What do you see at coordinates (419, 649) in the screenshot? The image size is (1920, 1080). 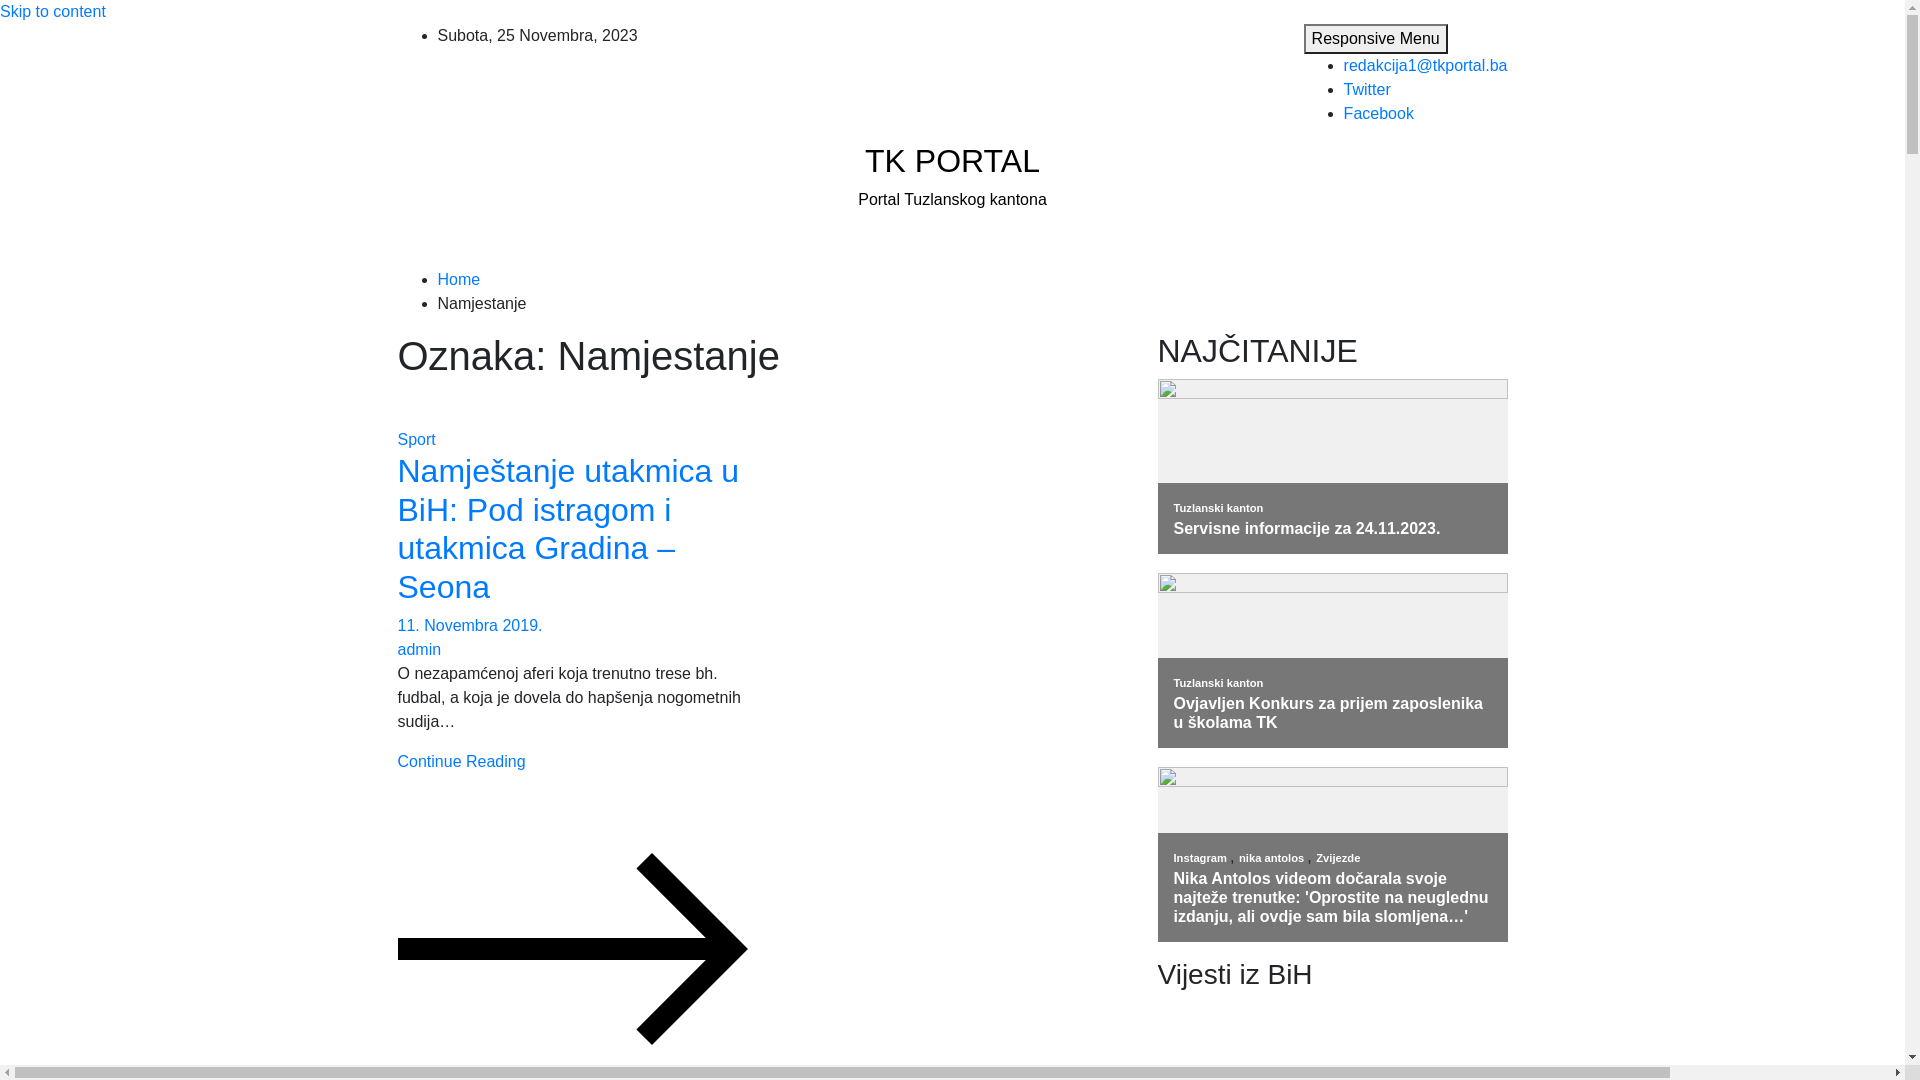 I see `'admin'` at bounding box center [419, 649].